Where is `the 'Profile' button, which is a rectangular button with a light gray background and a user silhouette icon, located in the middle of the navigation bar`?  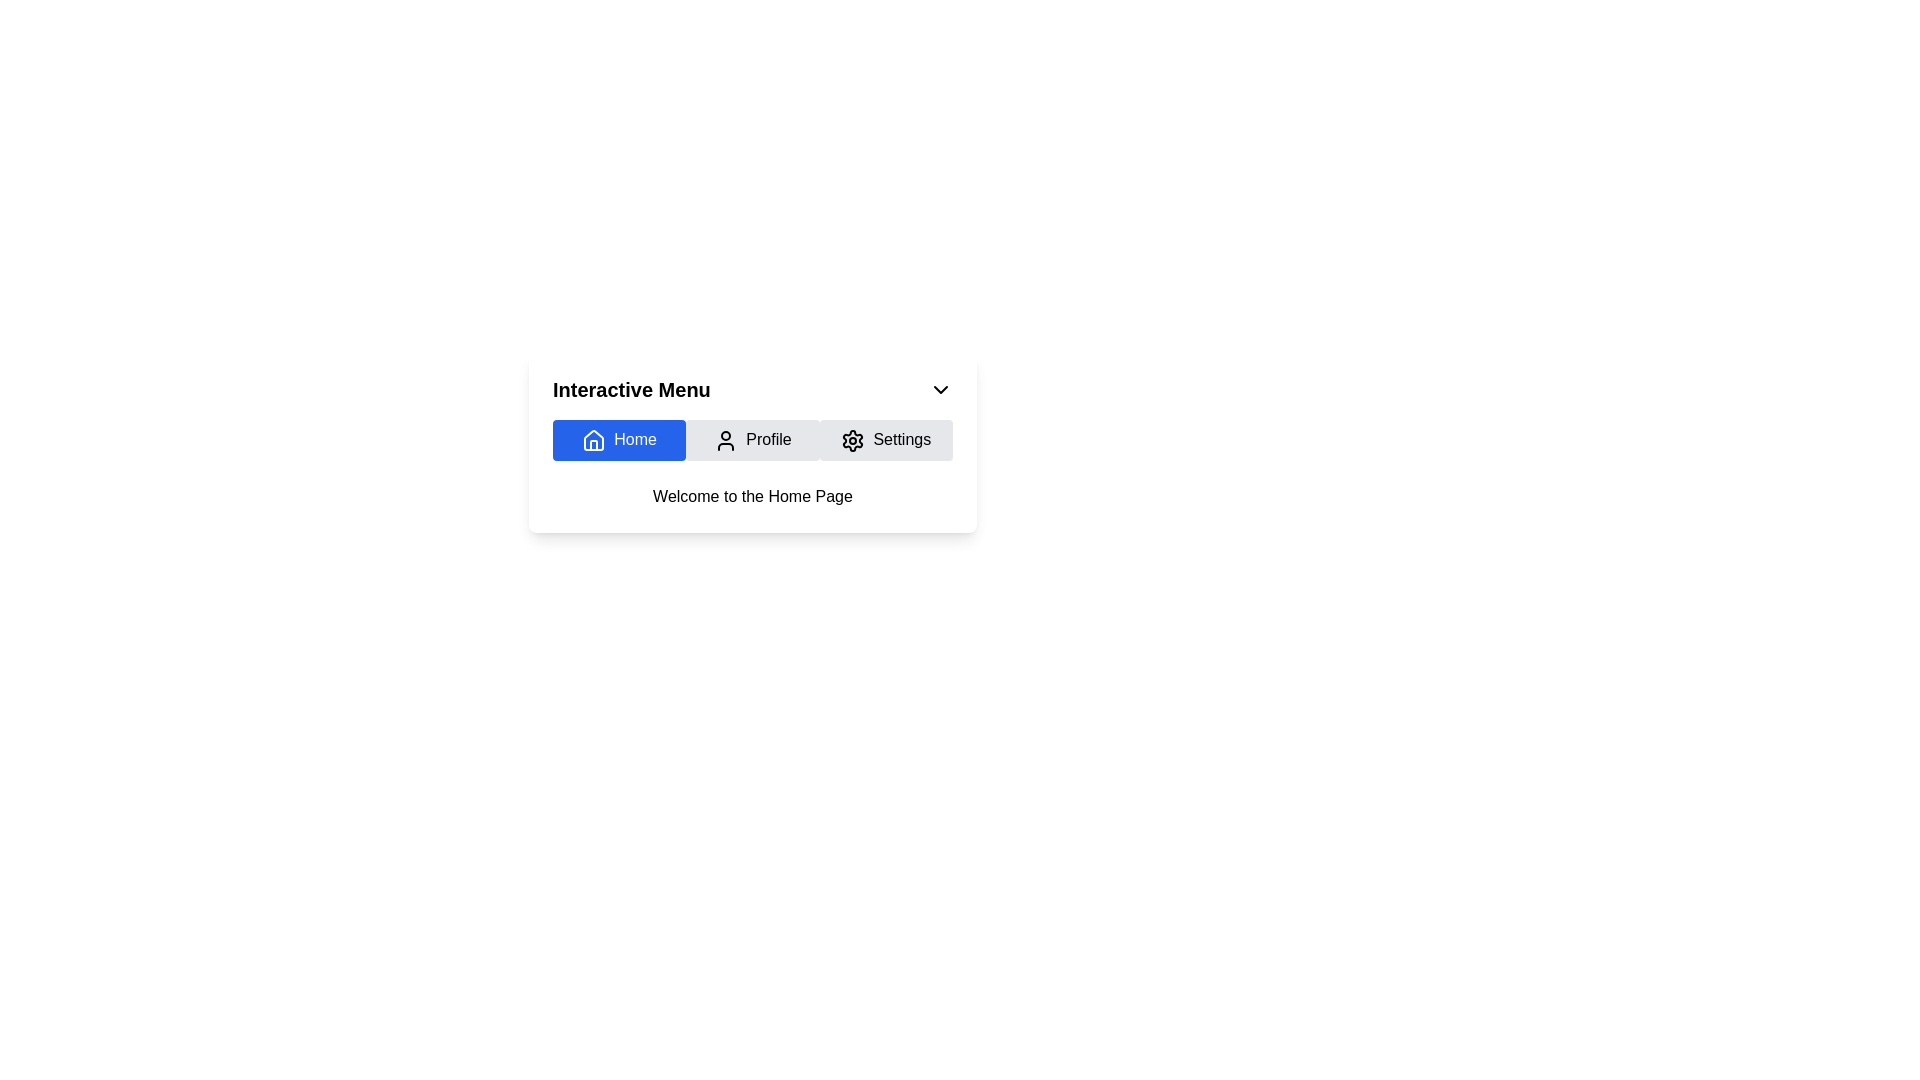
the 'Profile' button, which is a rectangular button with a light gray background and a user silhouette icon, located in the middle of the navigation bar is located at coordinates (752, 439).